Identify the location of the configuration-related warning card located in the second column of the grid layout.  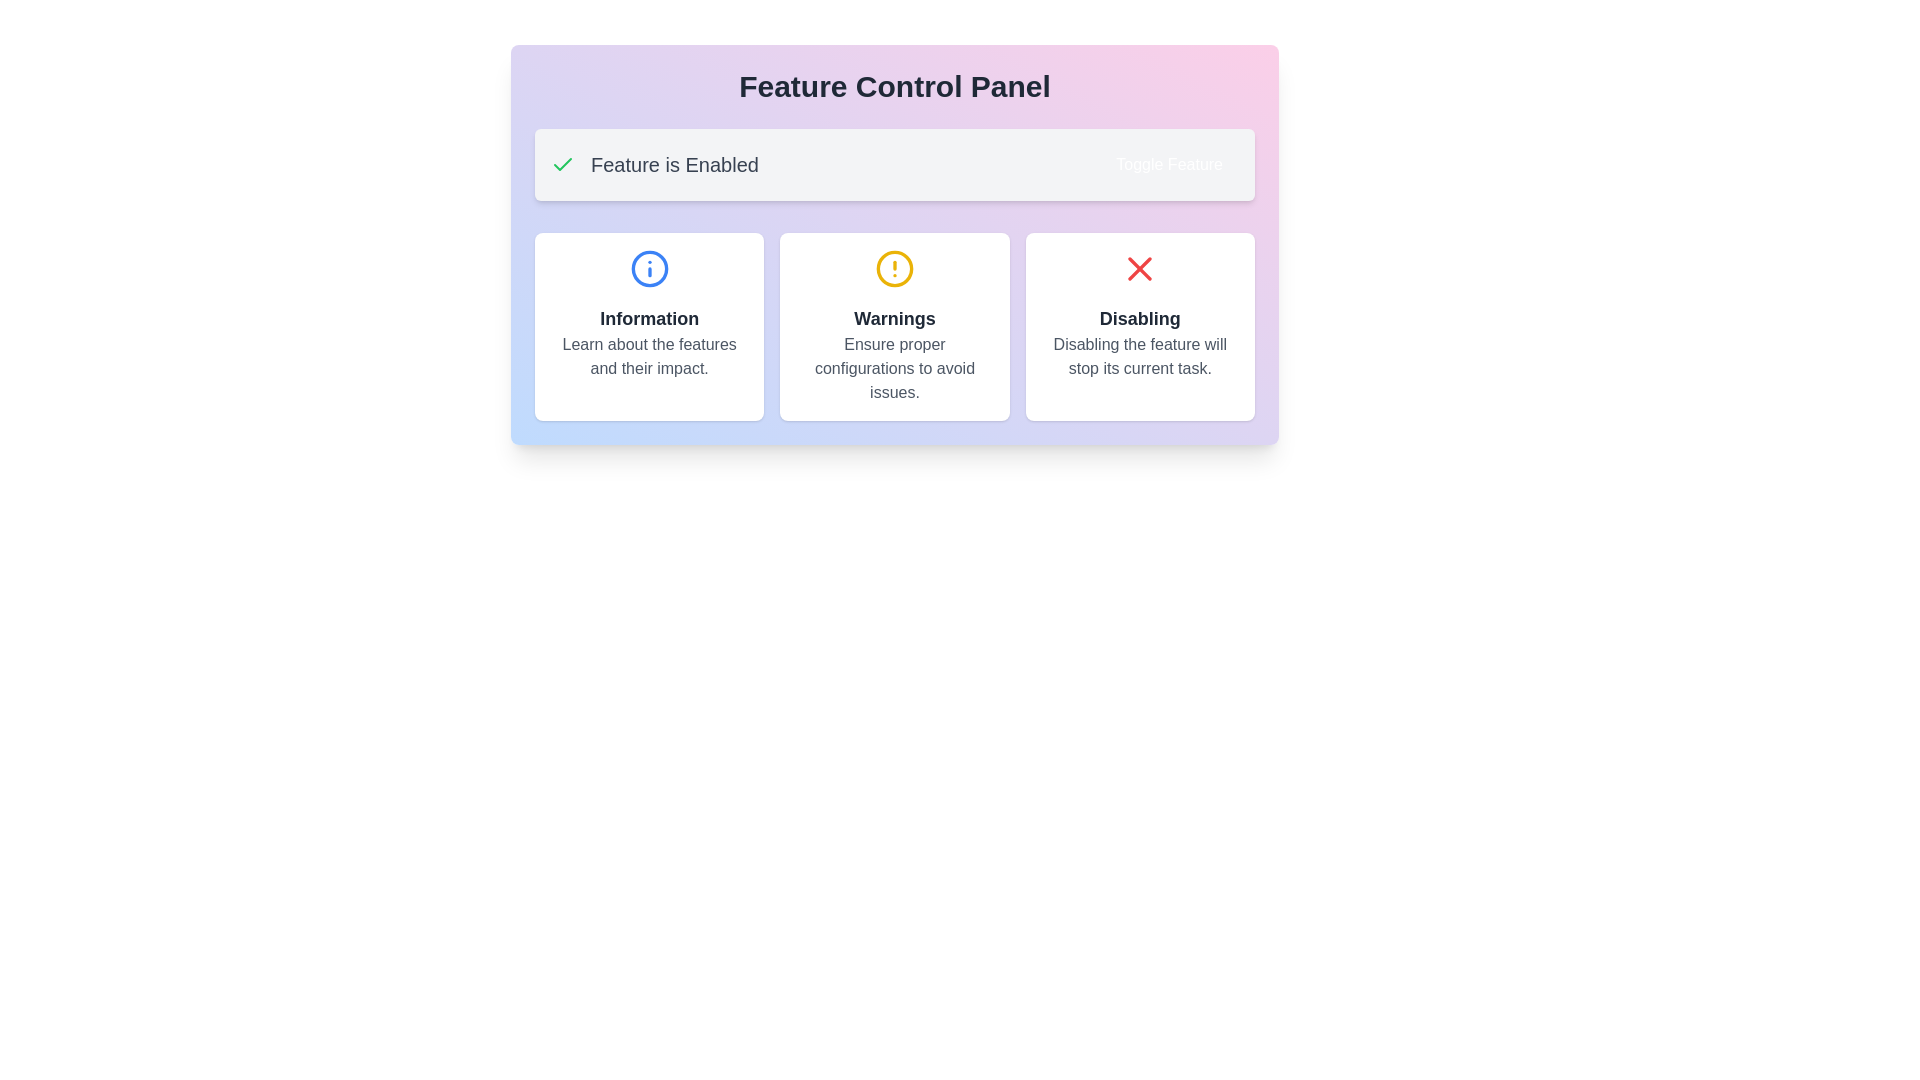
(893, 326).